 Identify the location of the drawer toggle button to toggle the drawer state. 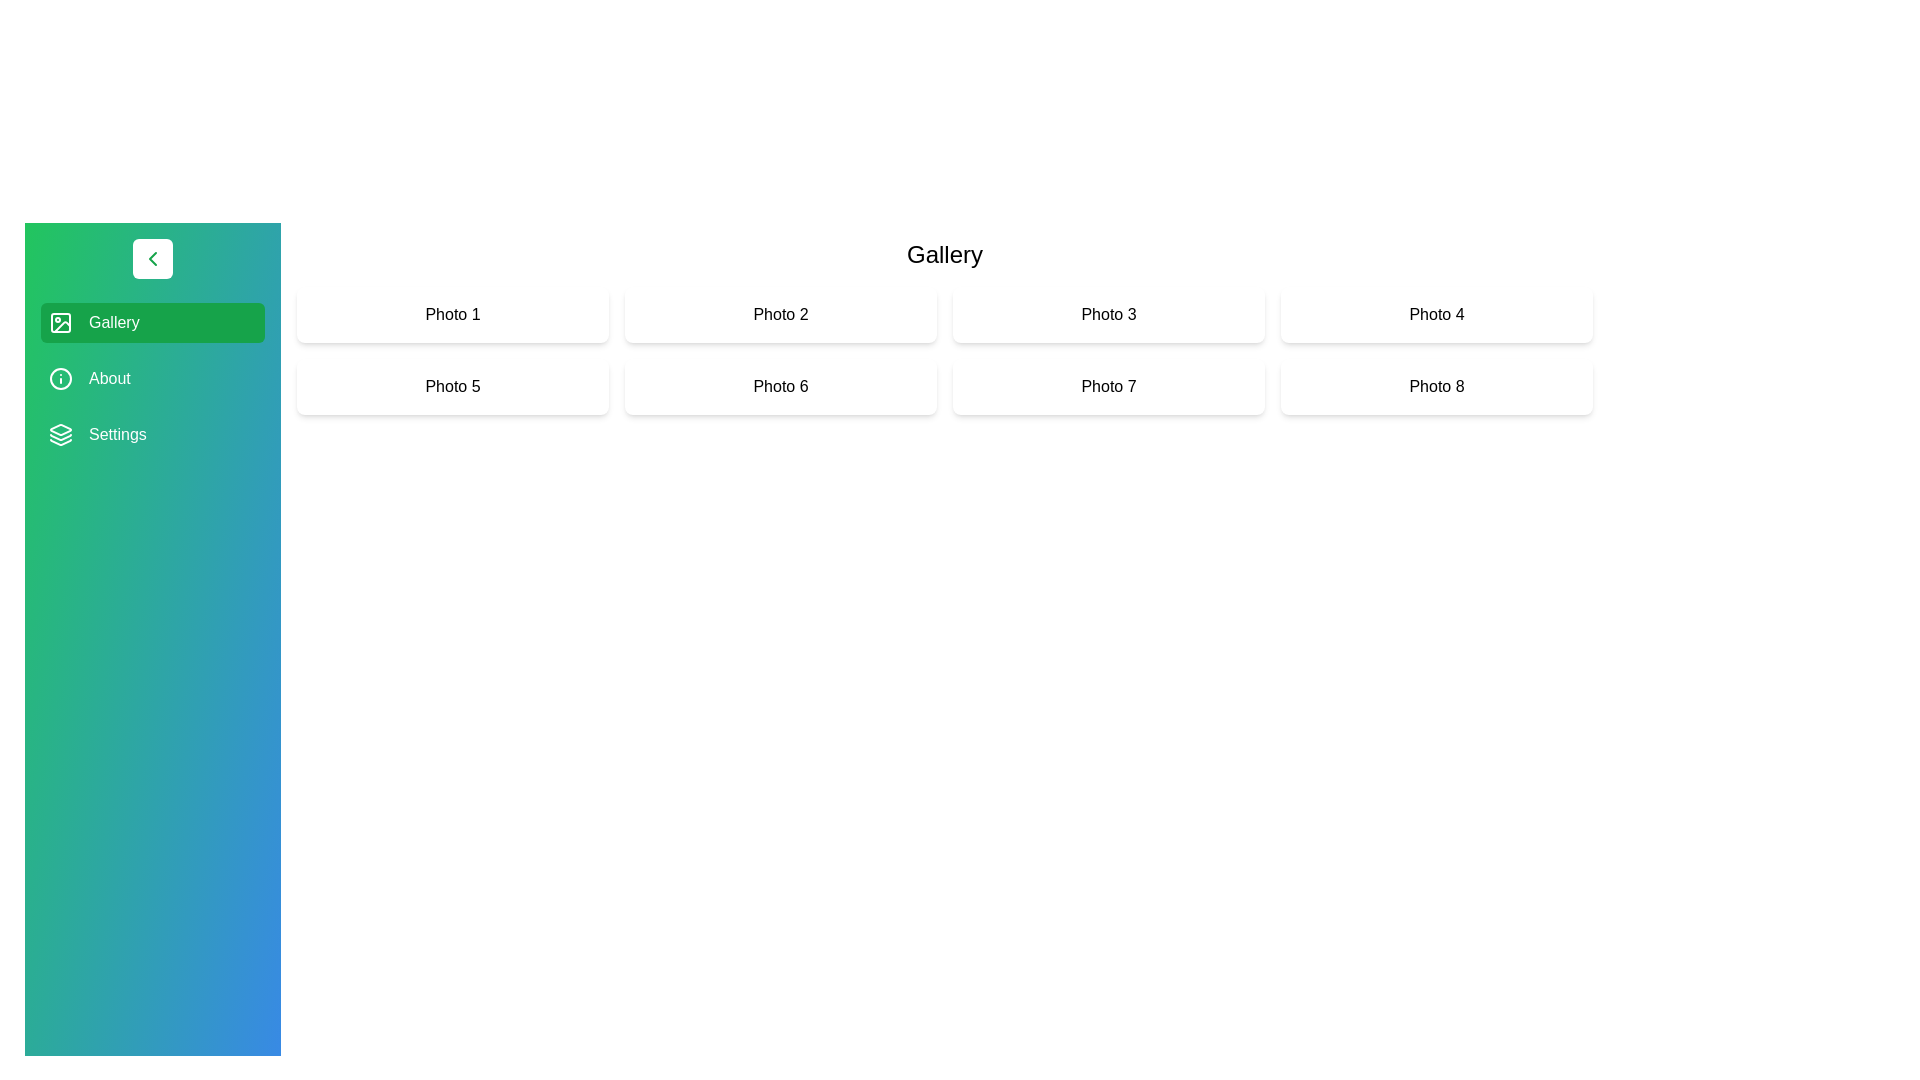
(152, 257).